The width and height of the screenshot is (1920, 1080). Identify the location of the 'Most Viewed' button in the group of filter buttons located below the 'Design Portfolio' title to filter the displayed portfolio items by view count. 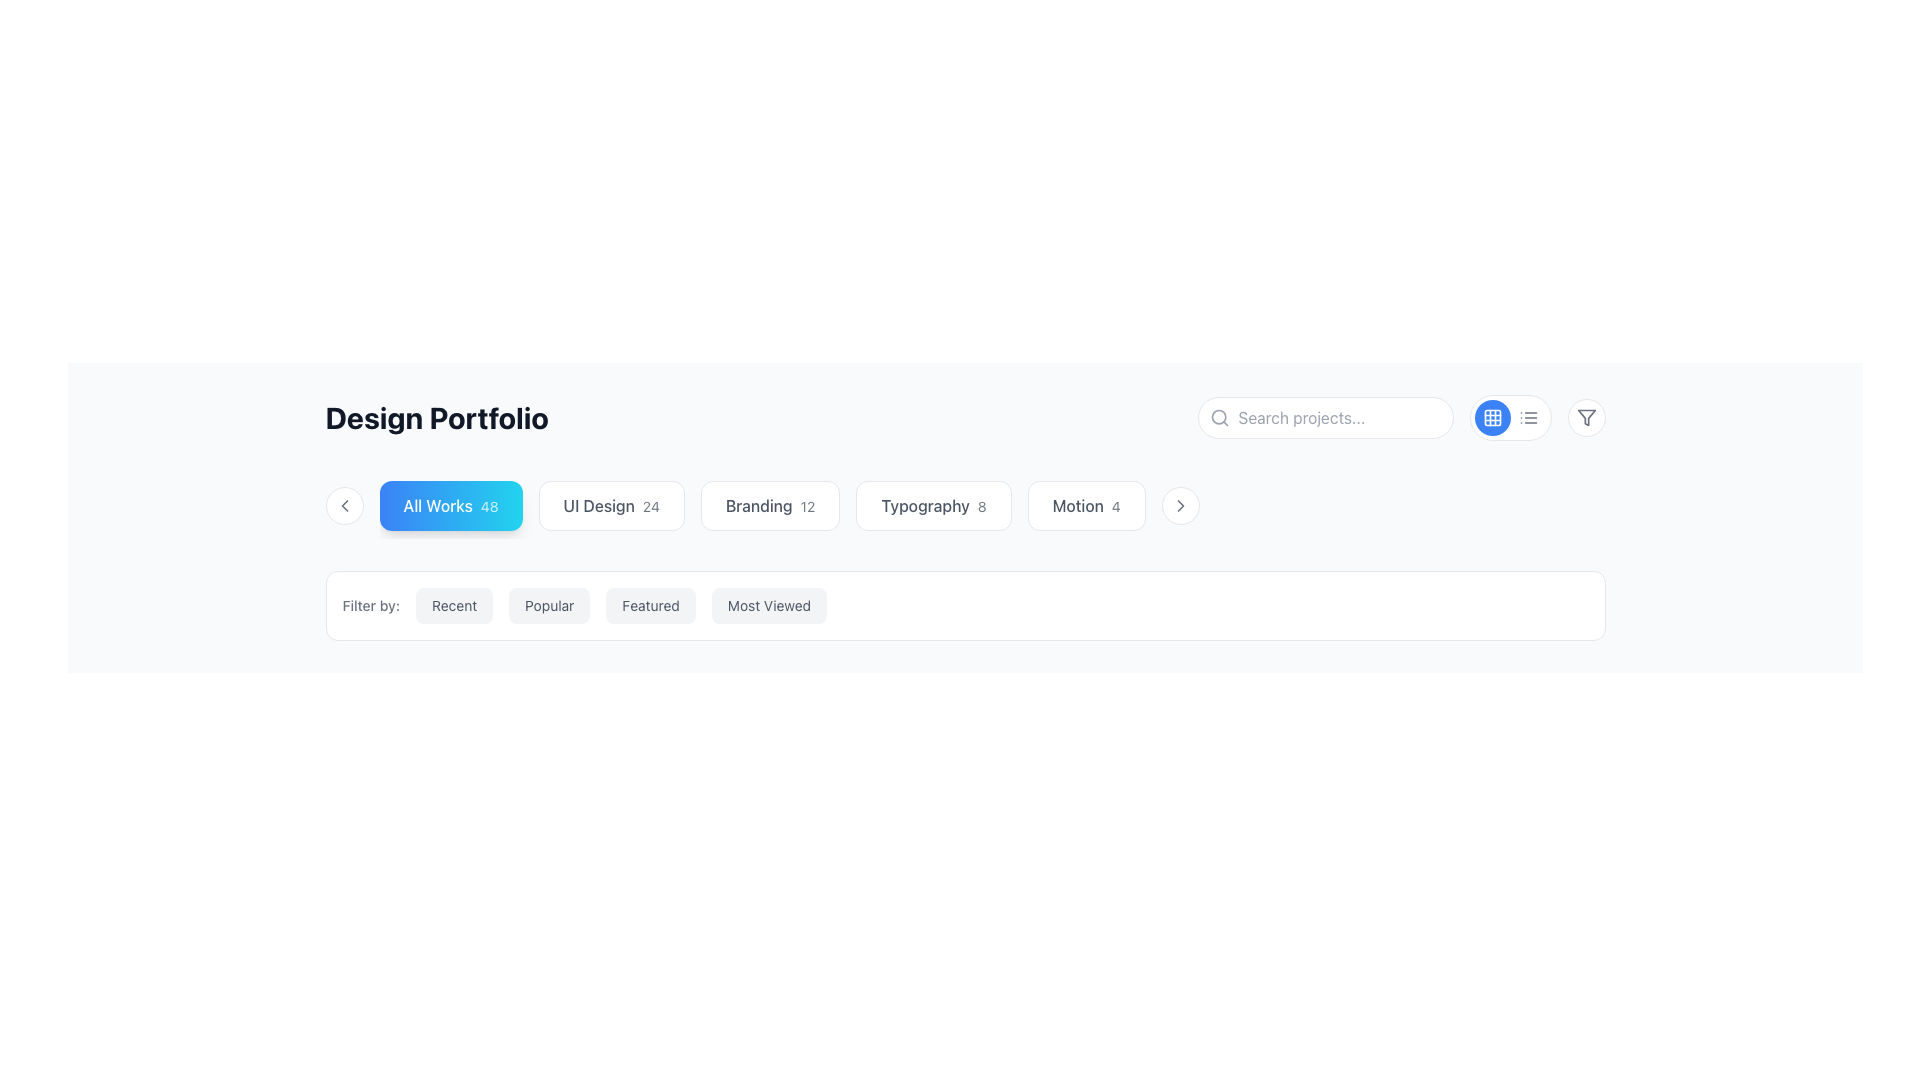
(965, 604).